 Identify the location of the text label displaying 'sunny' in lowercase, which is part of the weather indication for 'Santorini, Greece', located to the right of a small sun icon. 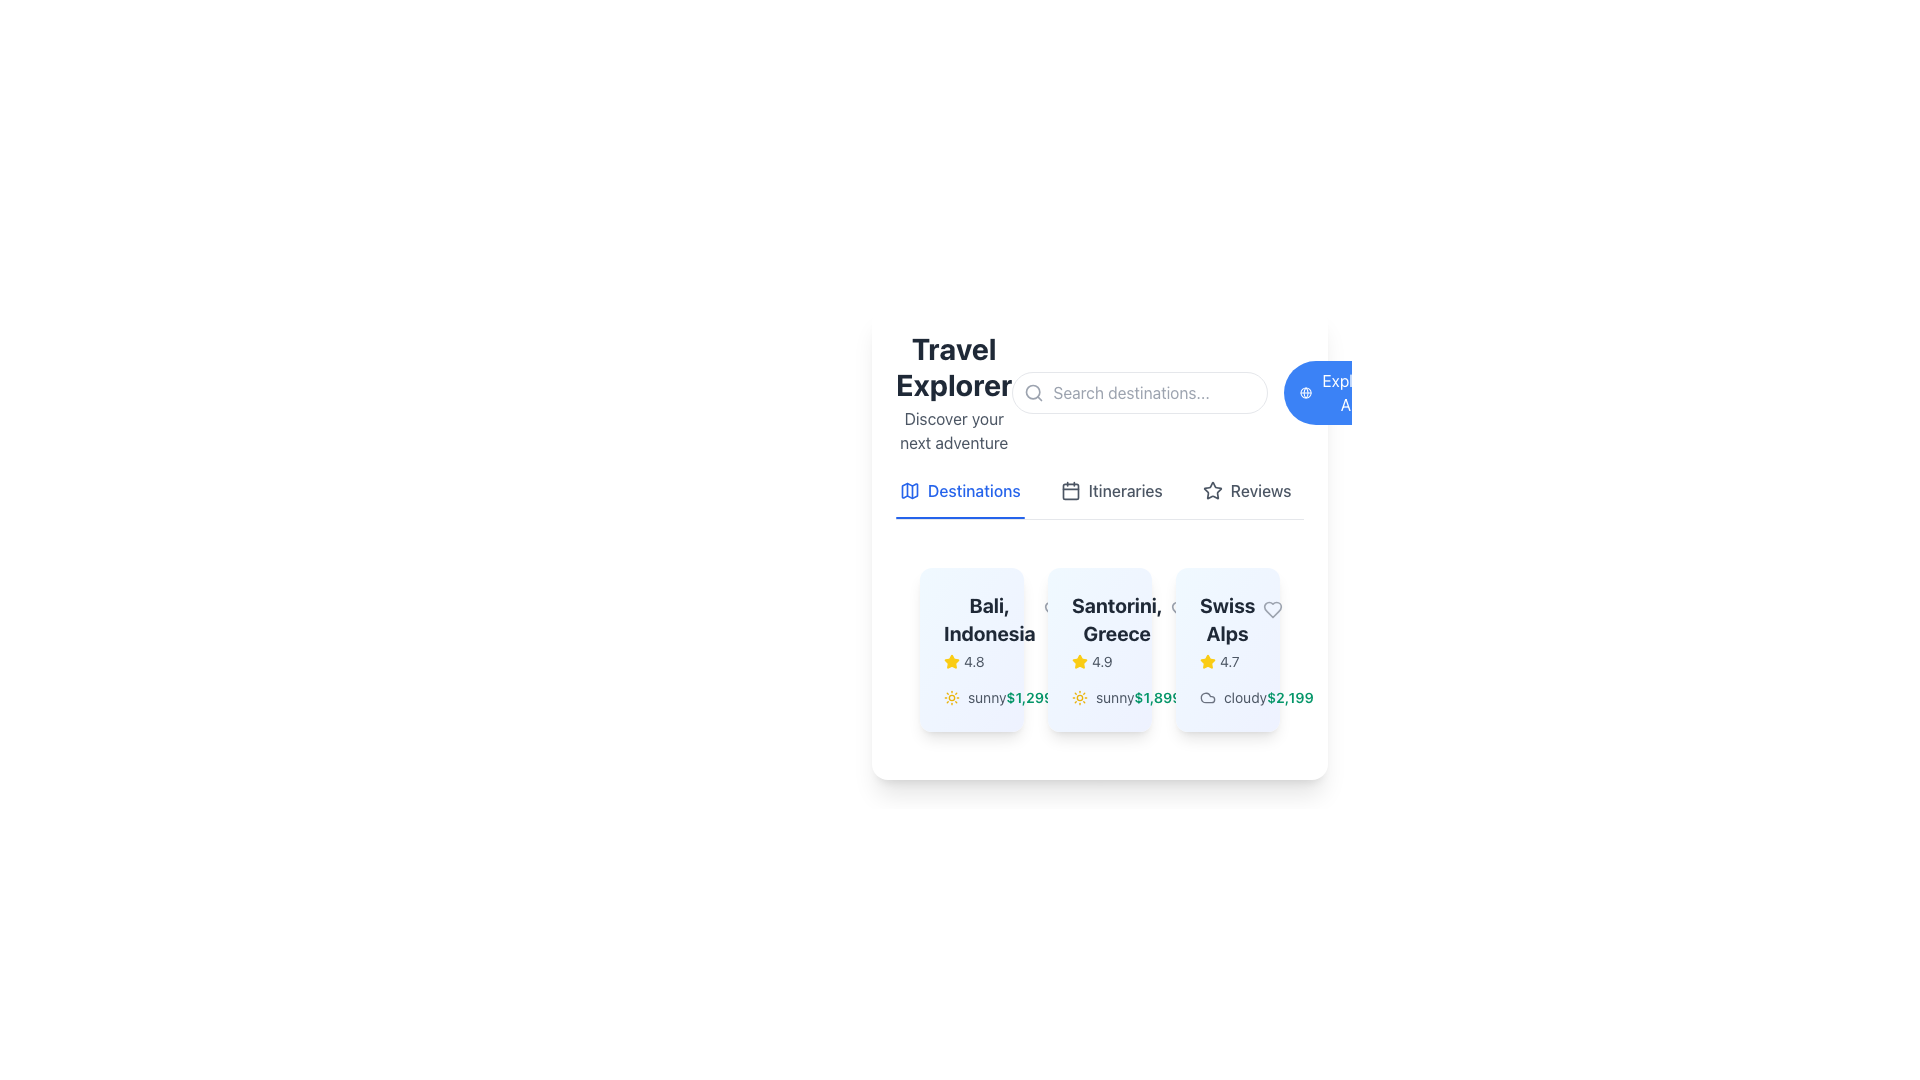
(1114, 697).